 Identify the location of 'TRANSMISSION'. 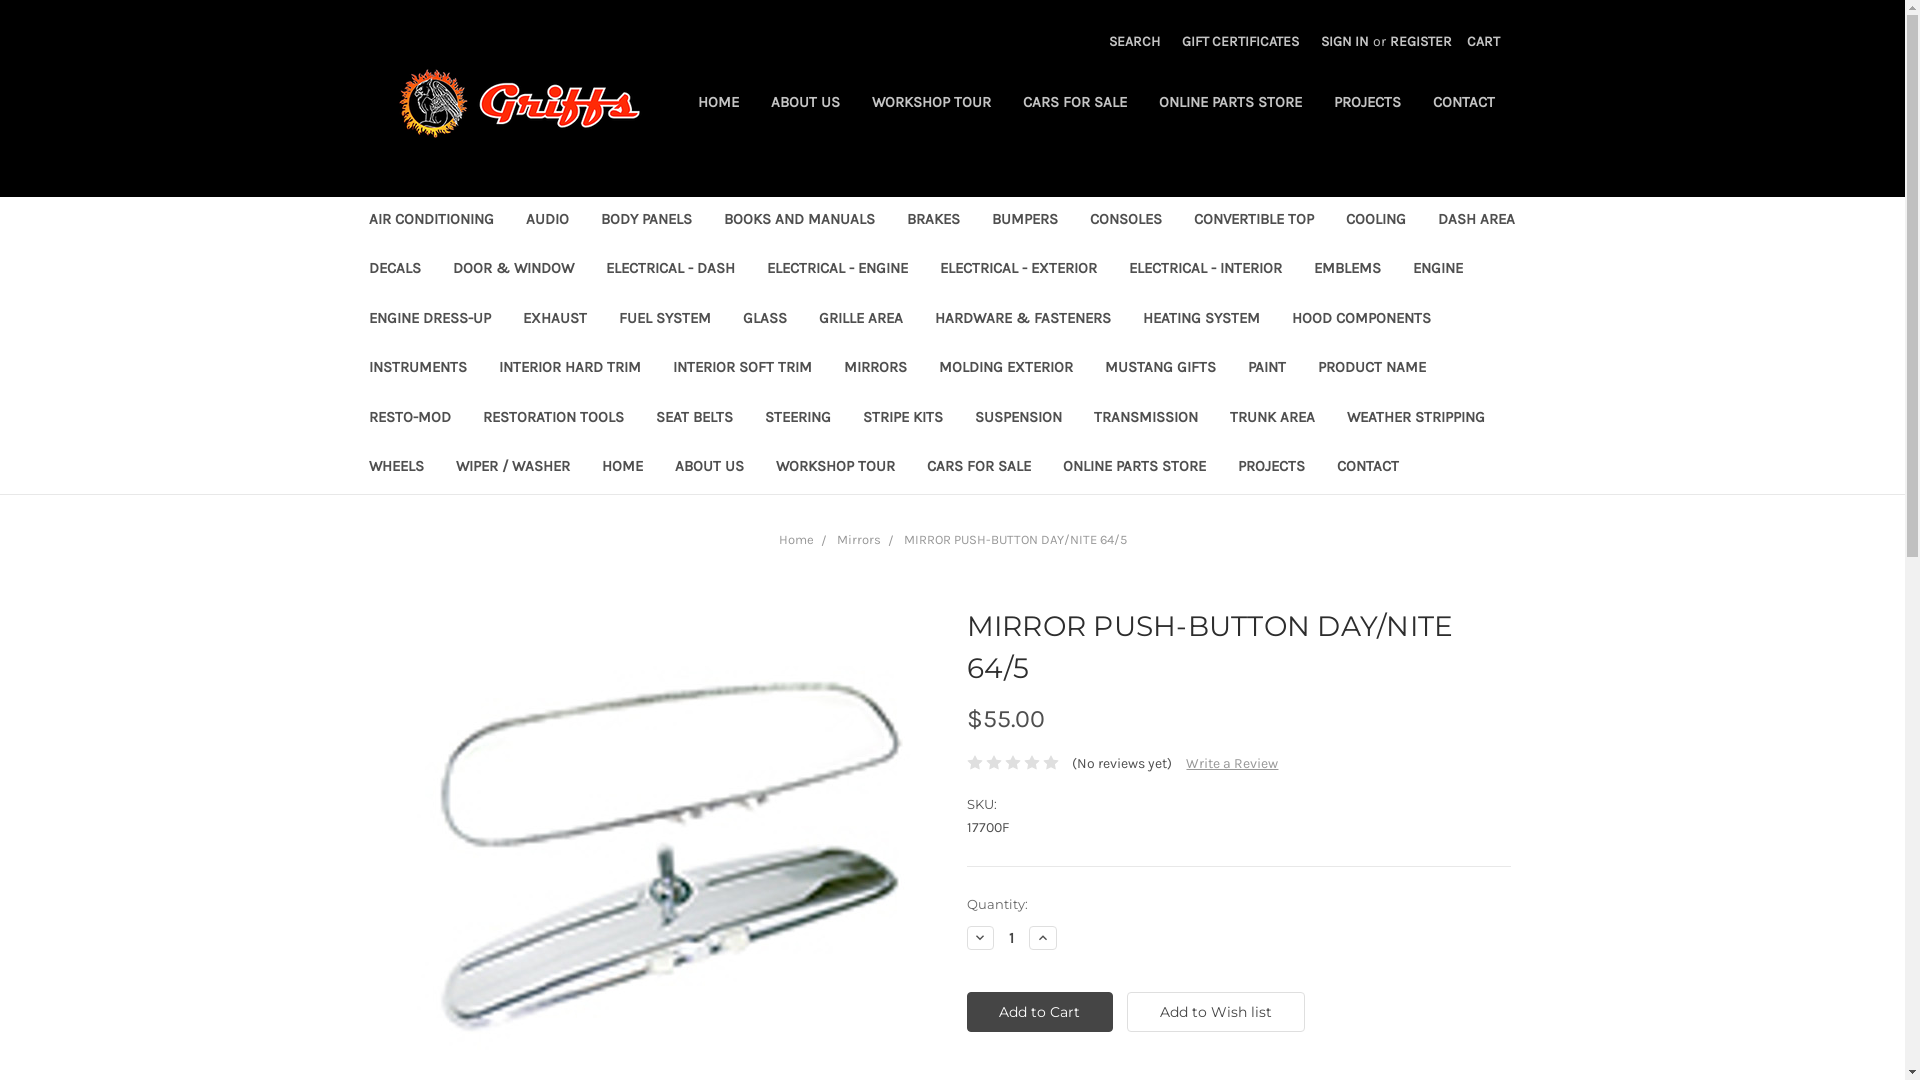
(1077, 418).